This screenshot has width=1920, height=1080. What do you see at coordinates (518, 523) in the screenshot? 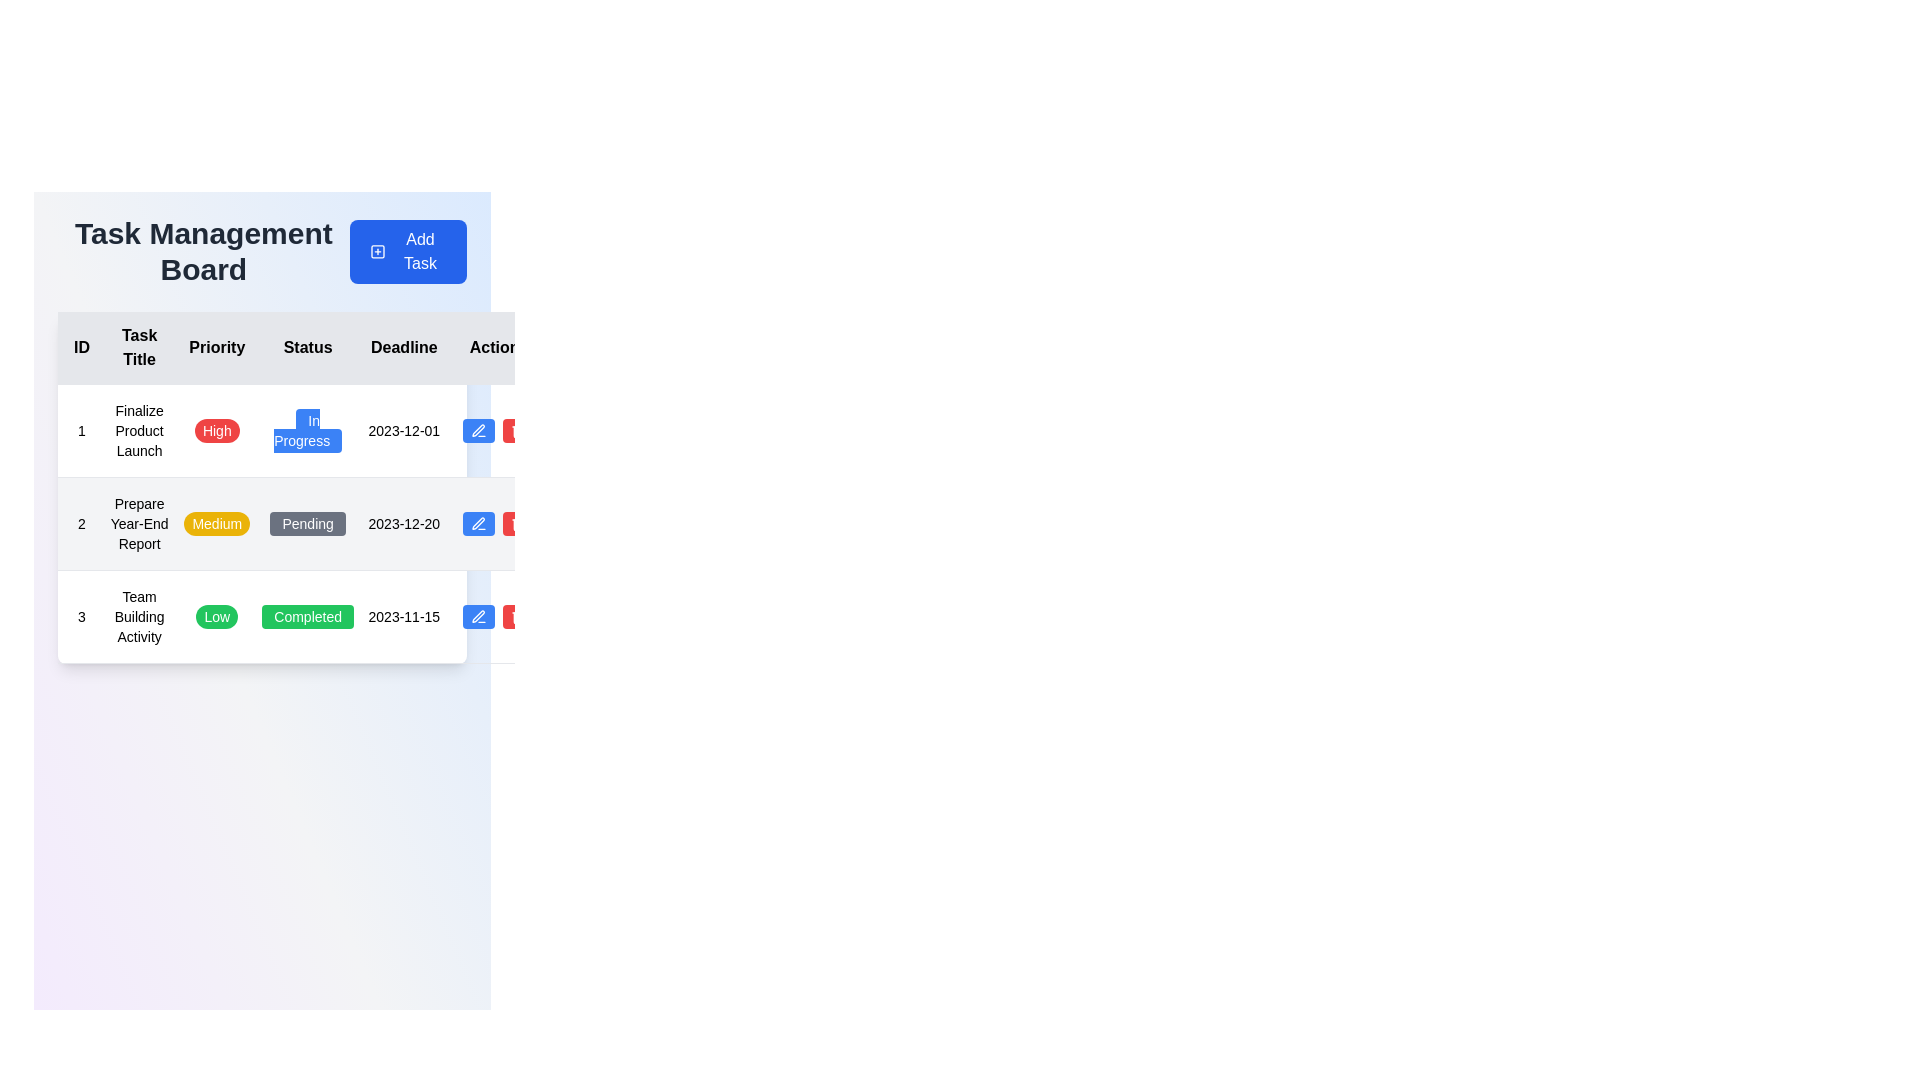
I see `the delete icon within the red interactive button in the 'Action' column for the task 'Prepare Year-End Report'` at bounding box center [518, 523].